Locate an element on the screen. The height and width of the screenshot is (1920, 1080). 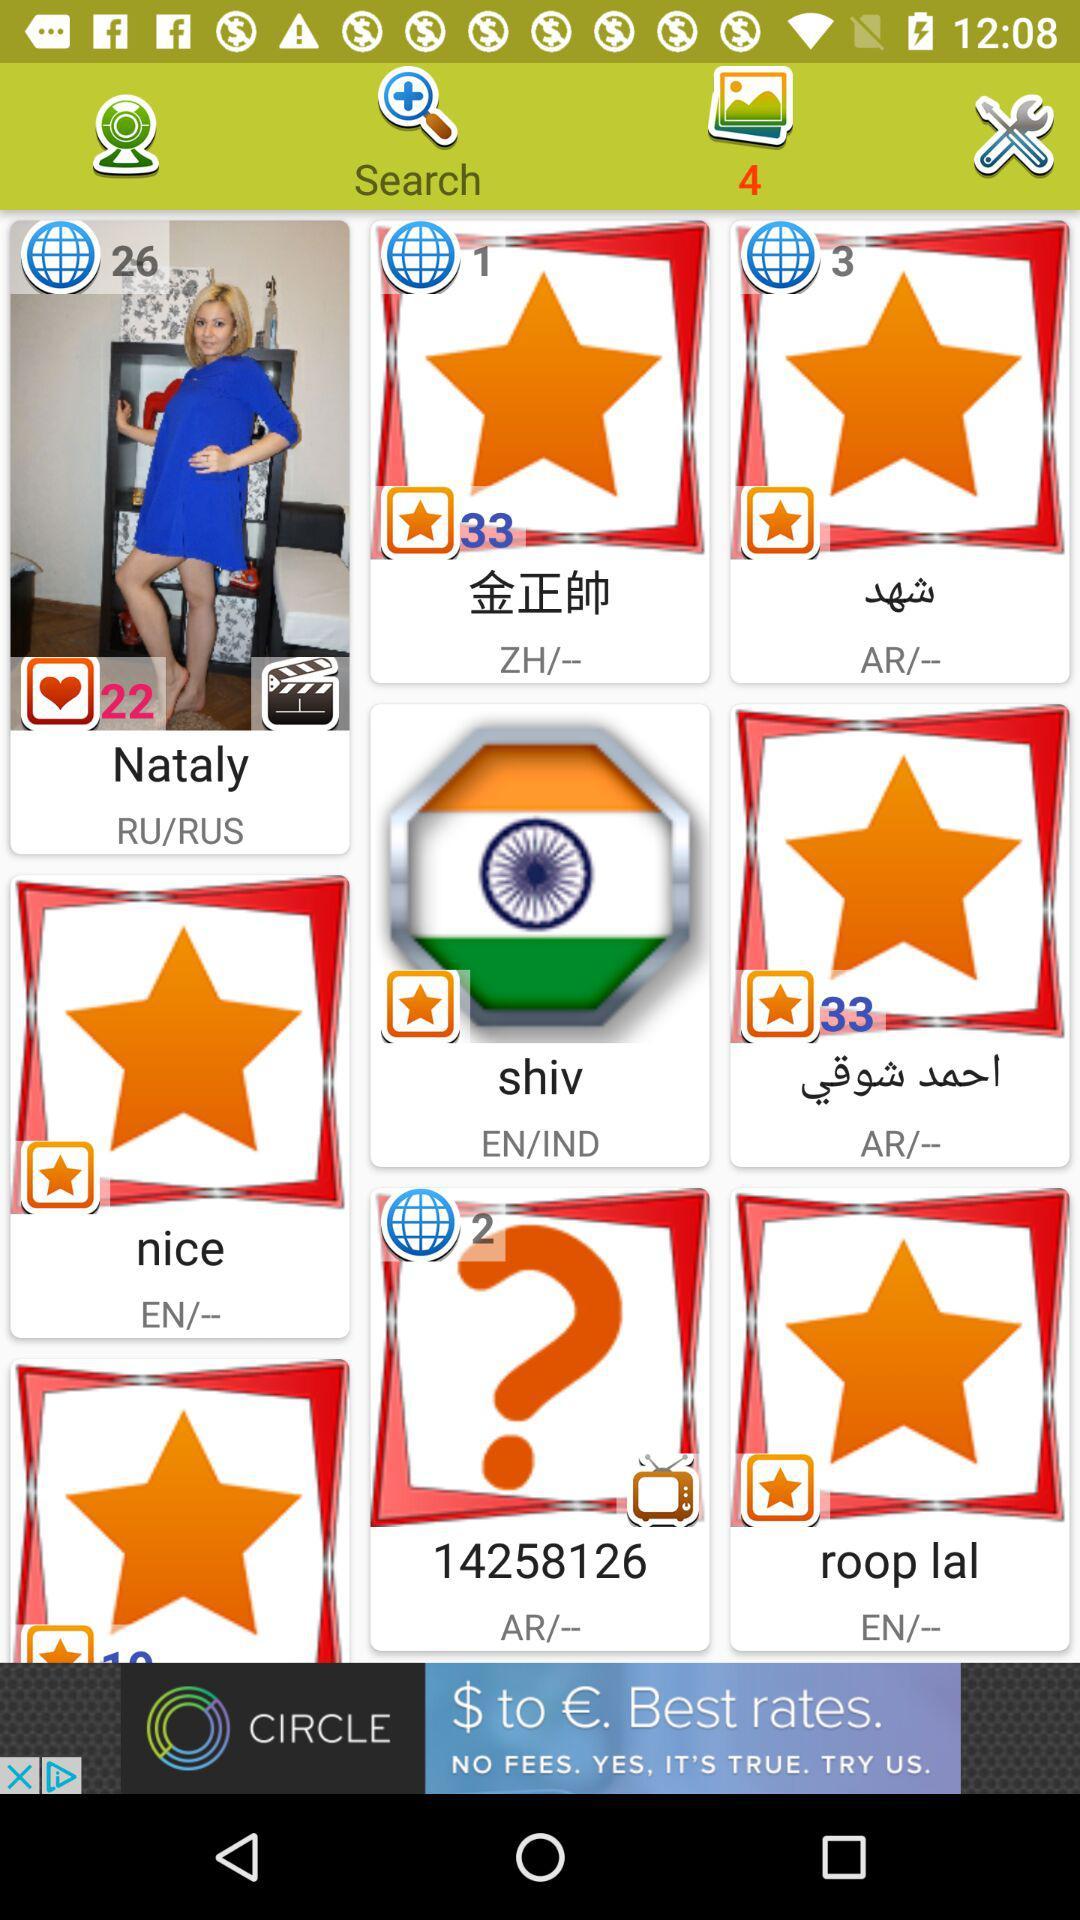
open picture is located at coordinates (180, 1043).